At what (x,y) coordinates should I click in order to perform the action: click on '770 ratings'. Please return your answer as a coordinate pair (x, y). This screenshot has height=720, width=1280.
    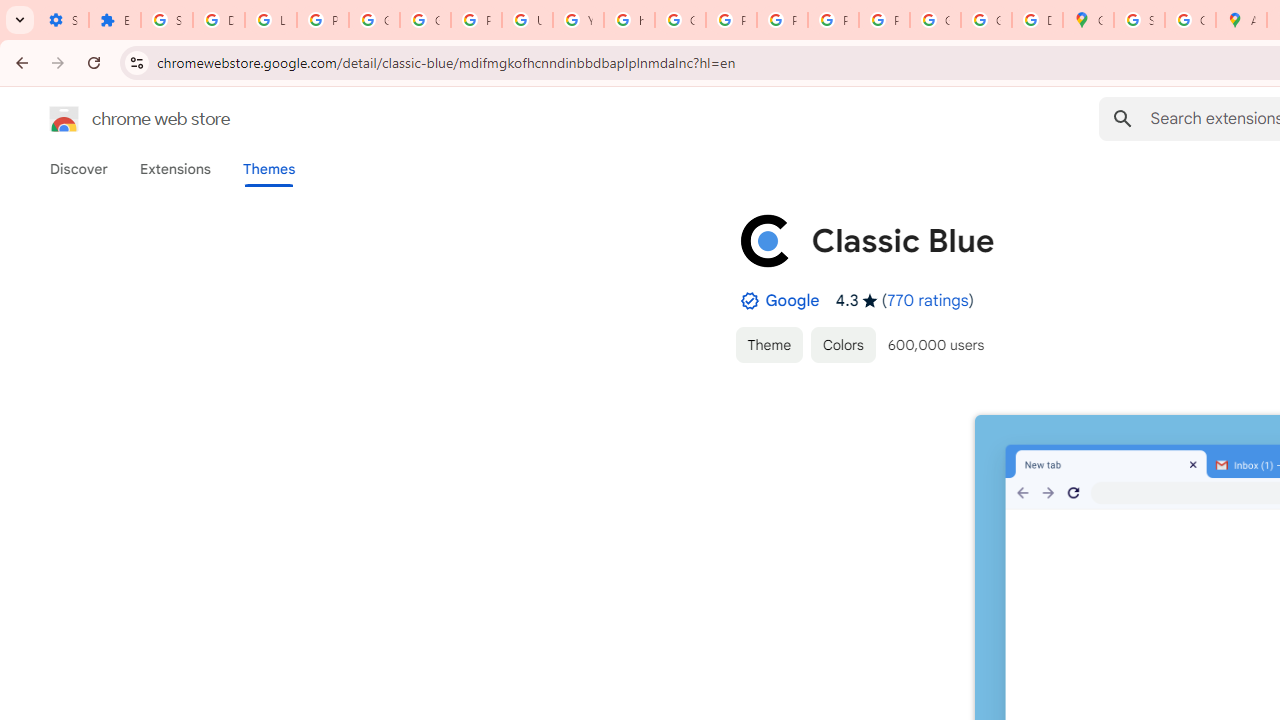
    Looking at the image, I should click on (927, 300).